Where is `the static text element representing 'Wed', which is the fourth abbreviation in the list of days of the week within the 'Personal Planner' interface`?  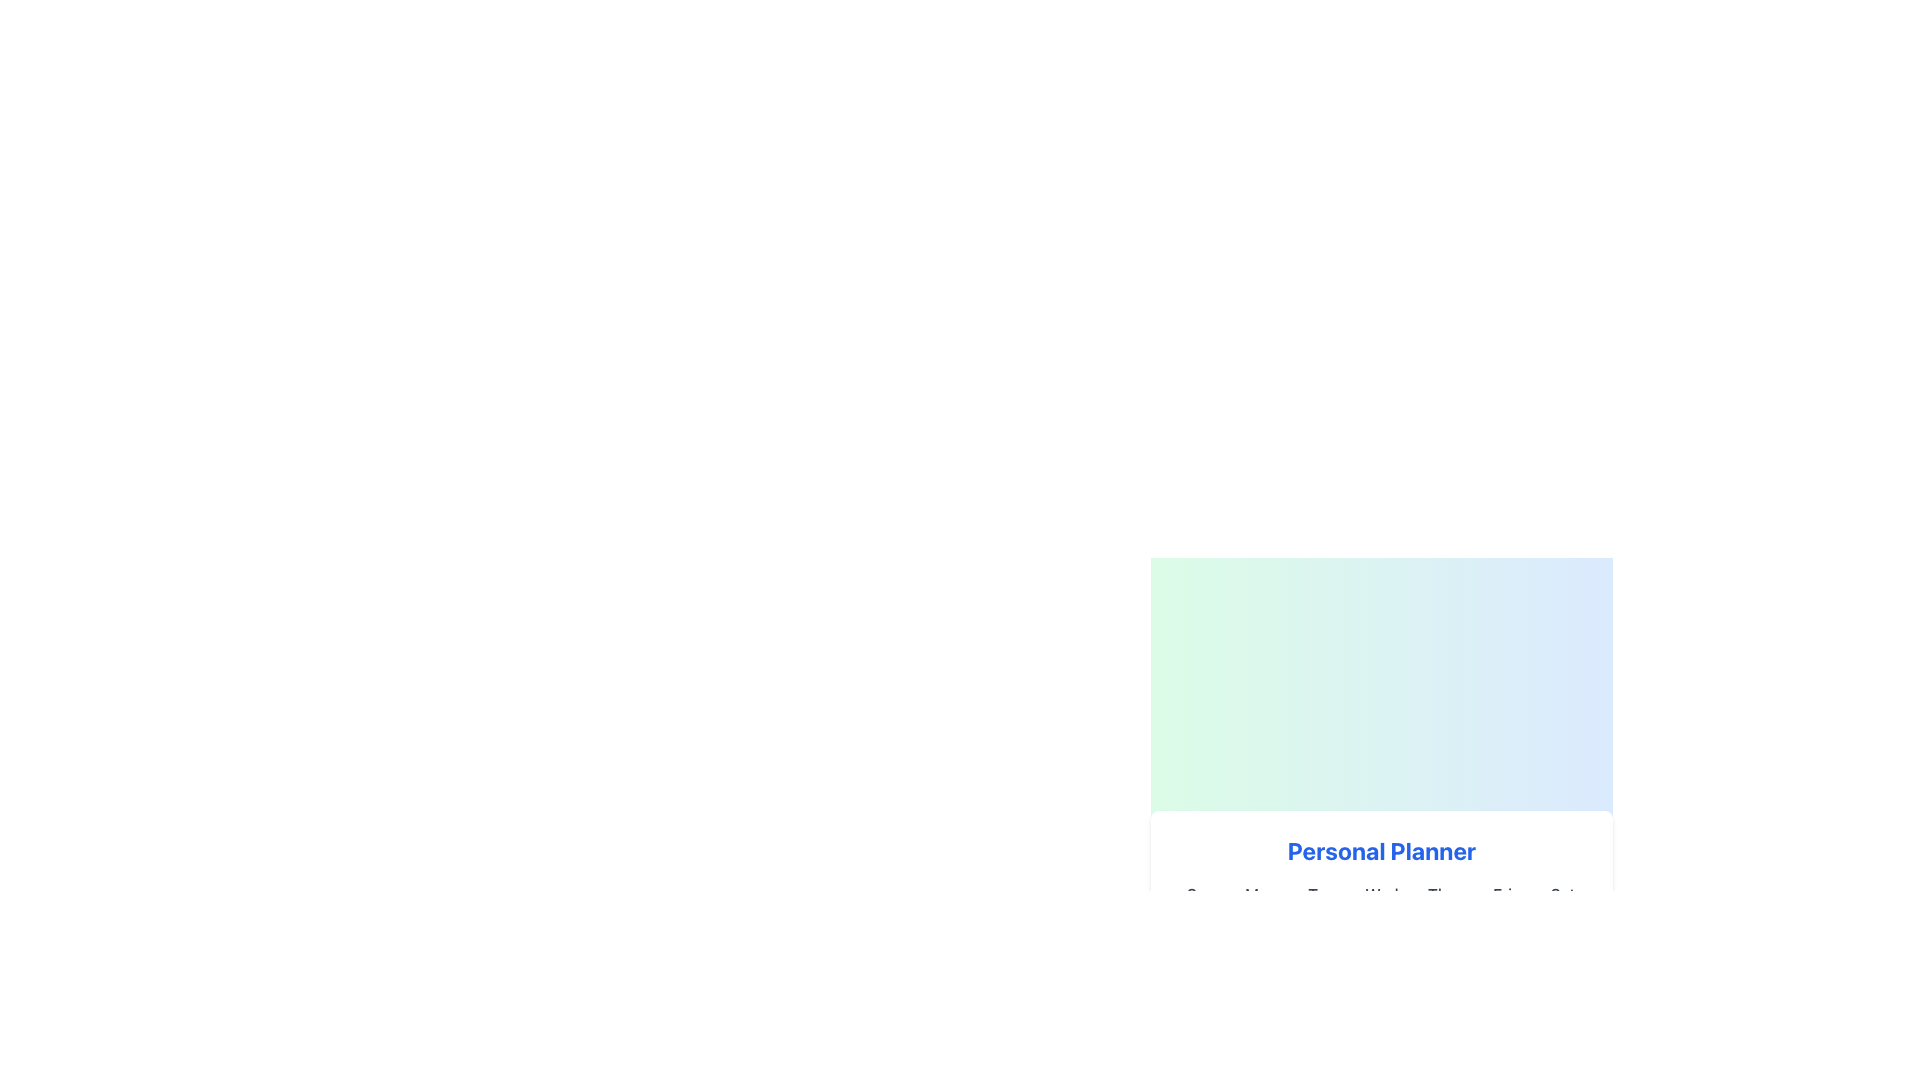 the static text element representing 'Wed', which is the fourth abbreviation in the list of days of the week within the 'Personal Planner' interface is located at coordinates (1381, 893).